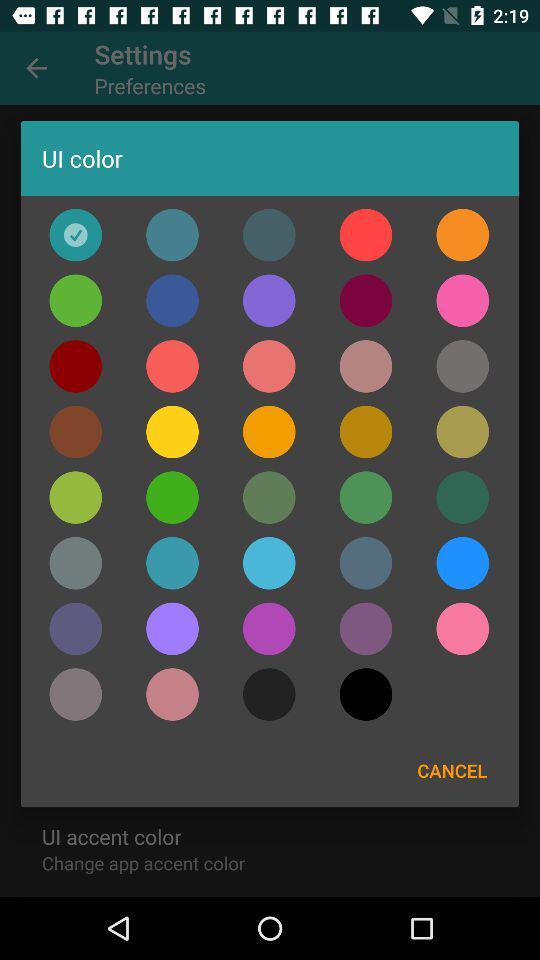 Image resolution: width=540 pixels, height=960 pixels. I want to click on change the ui color, so click(269, 365).